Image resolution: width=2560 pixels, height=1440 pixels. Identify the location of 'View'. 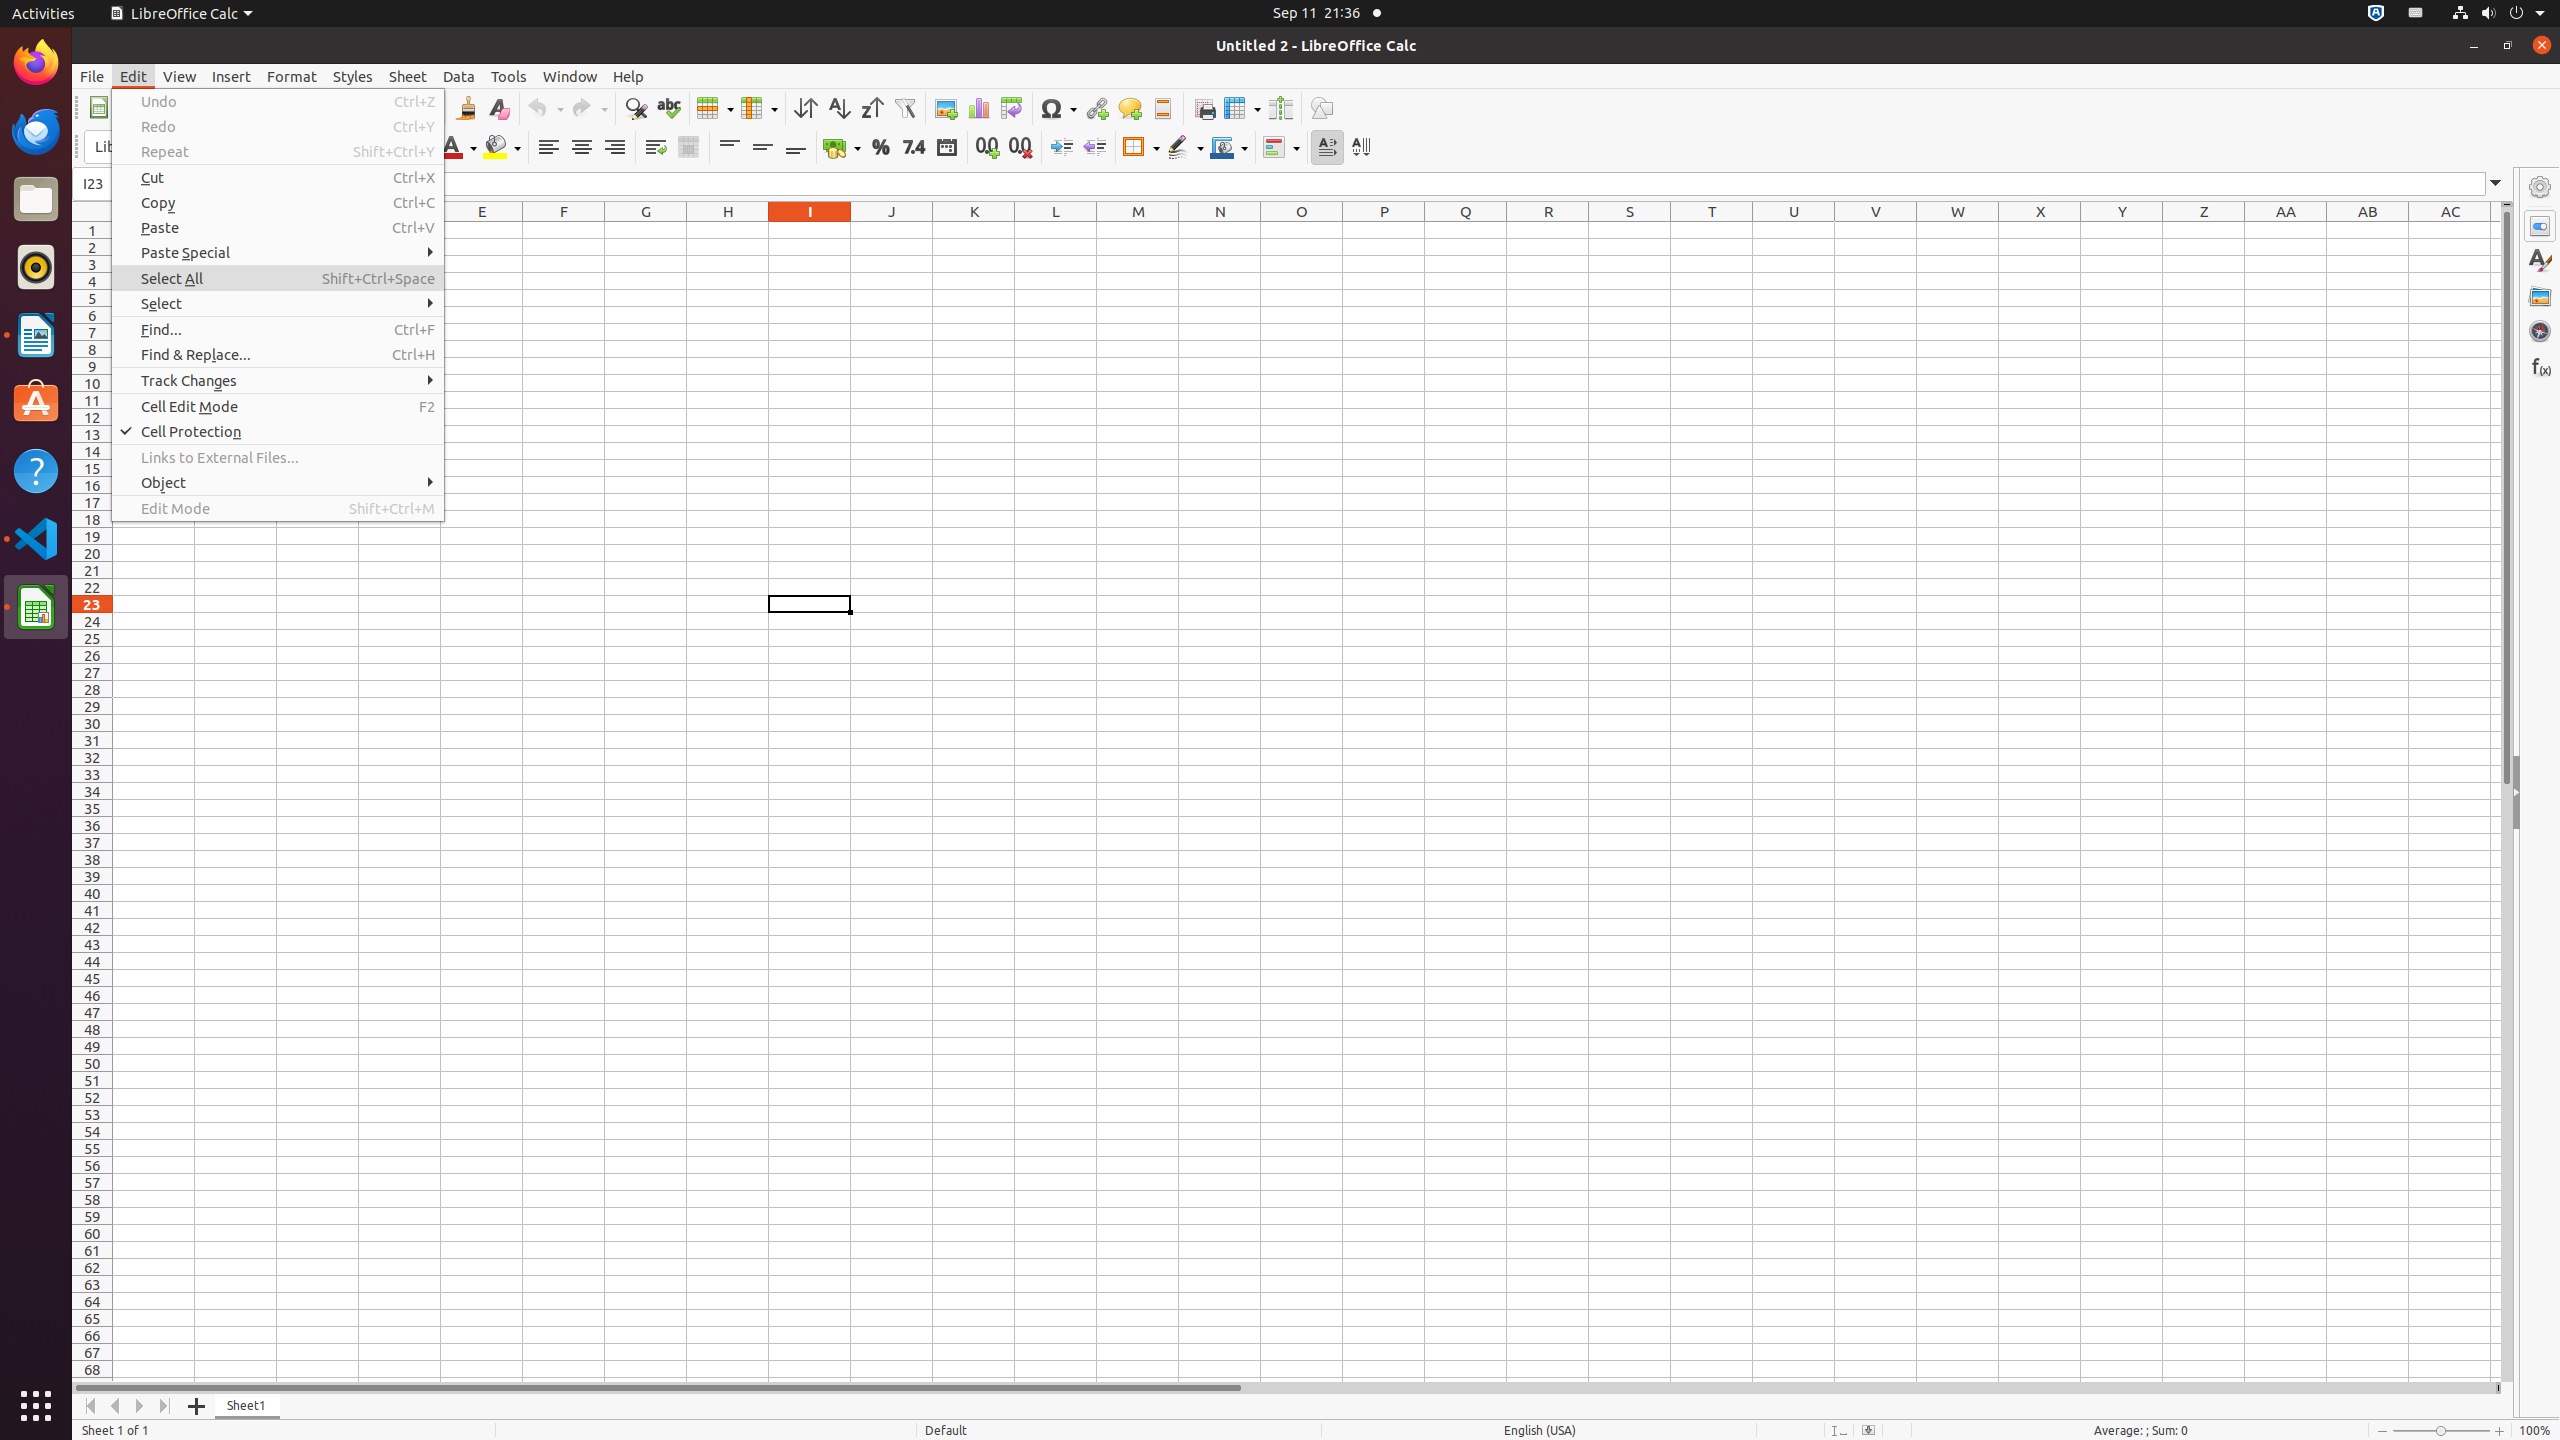
(179, 76).